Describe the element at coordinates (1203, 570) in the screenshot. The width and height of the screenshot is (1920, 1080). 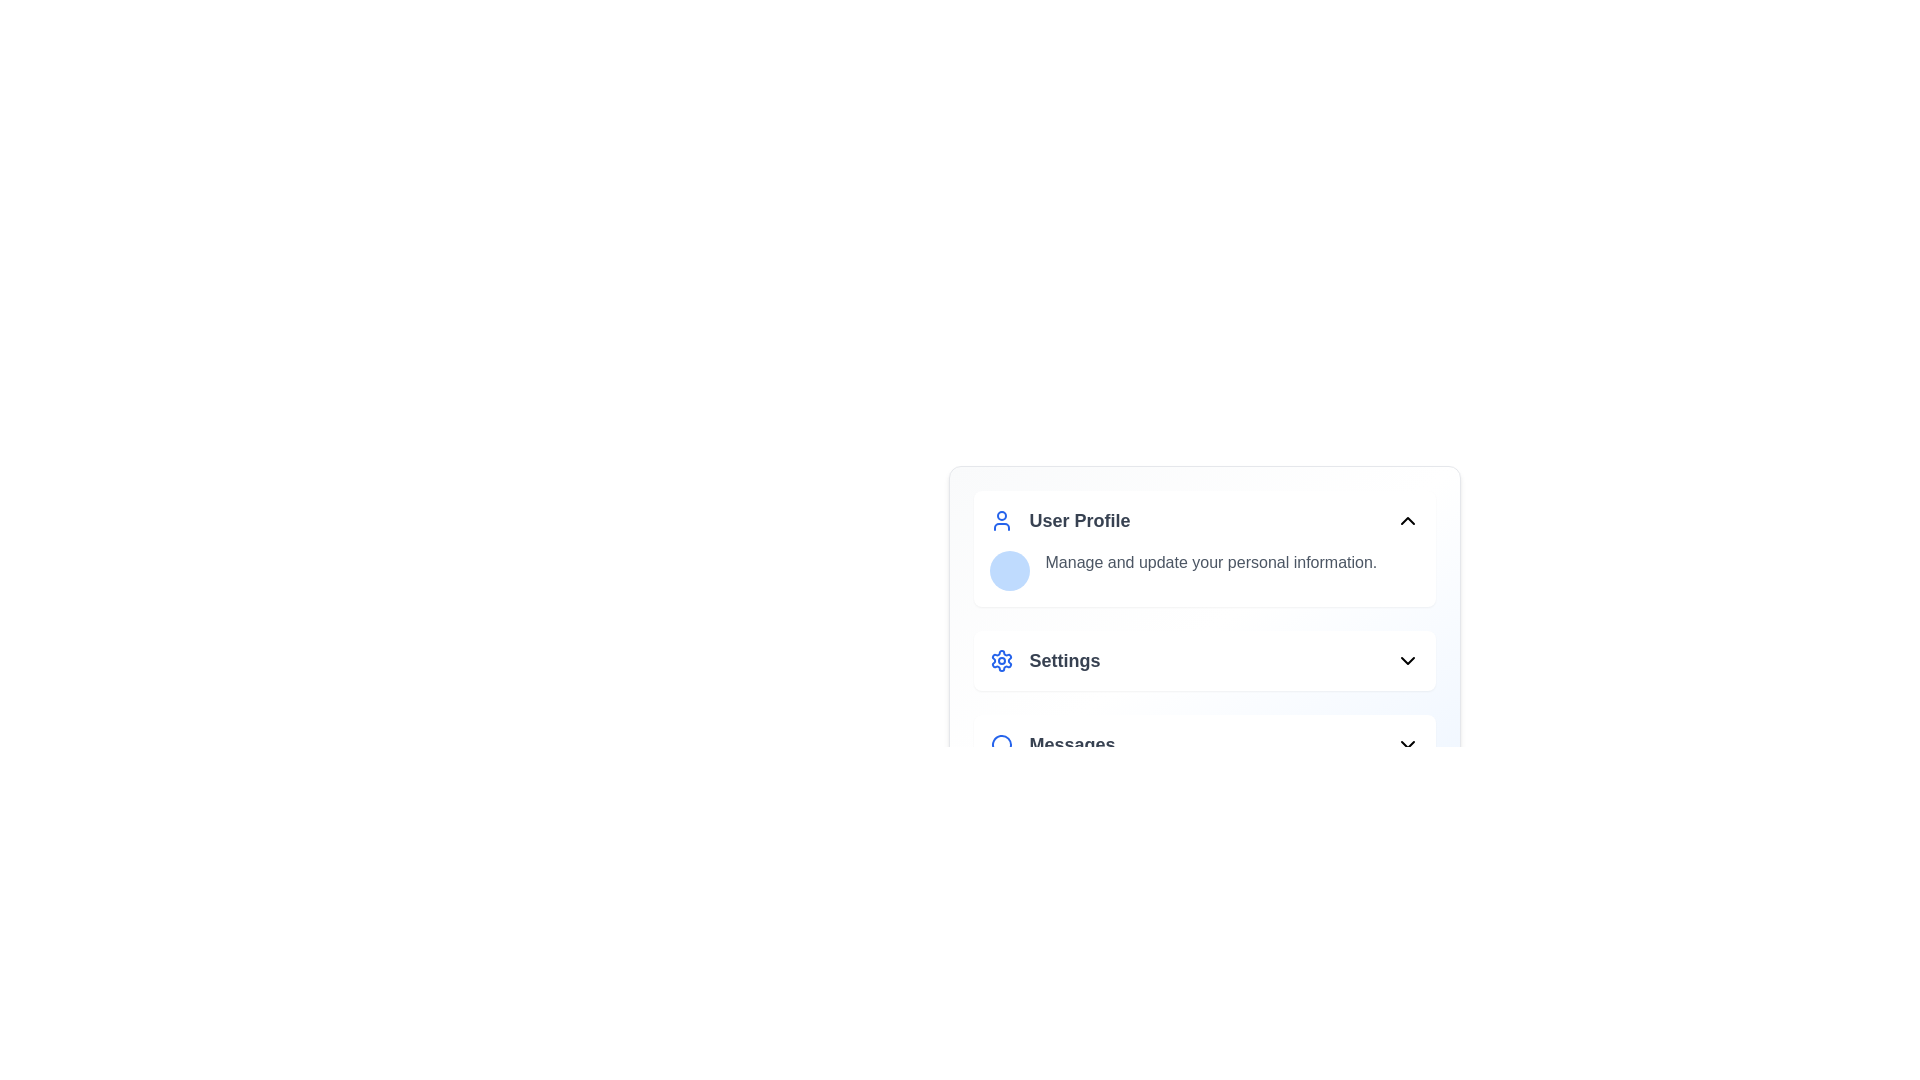
I see `the static text displaying 'Manage and update your personal information' located in the 'User Profile' section, which appears below the section title` at that location.